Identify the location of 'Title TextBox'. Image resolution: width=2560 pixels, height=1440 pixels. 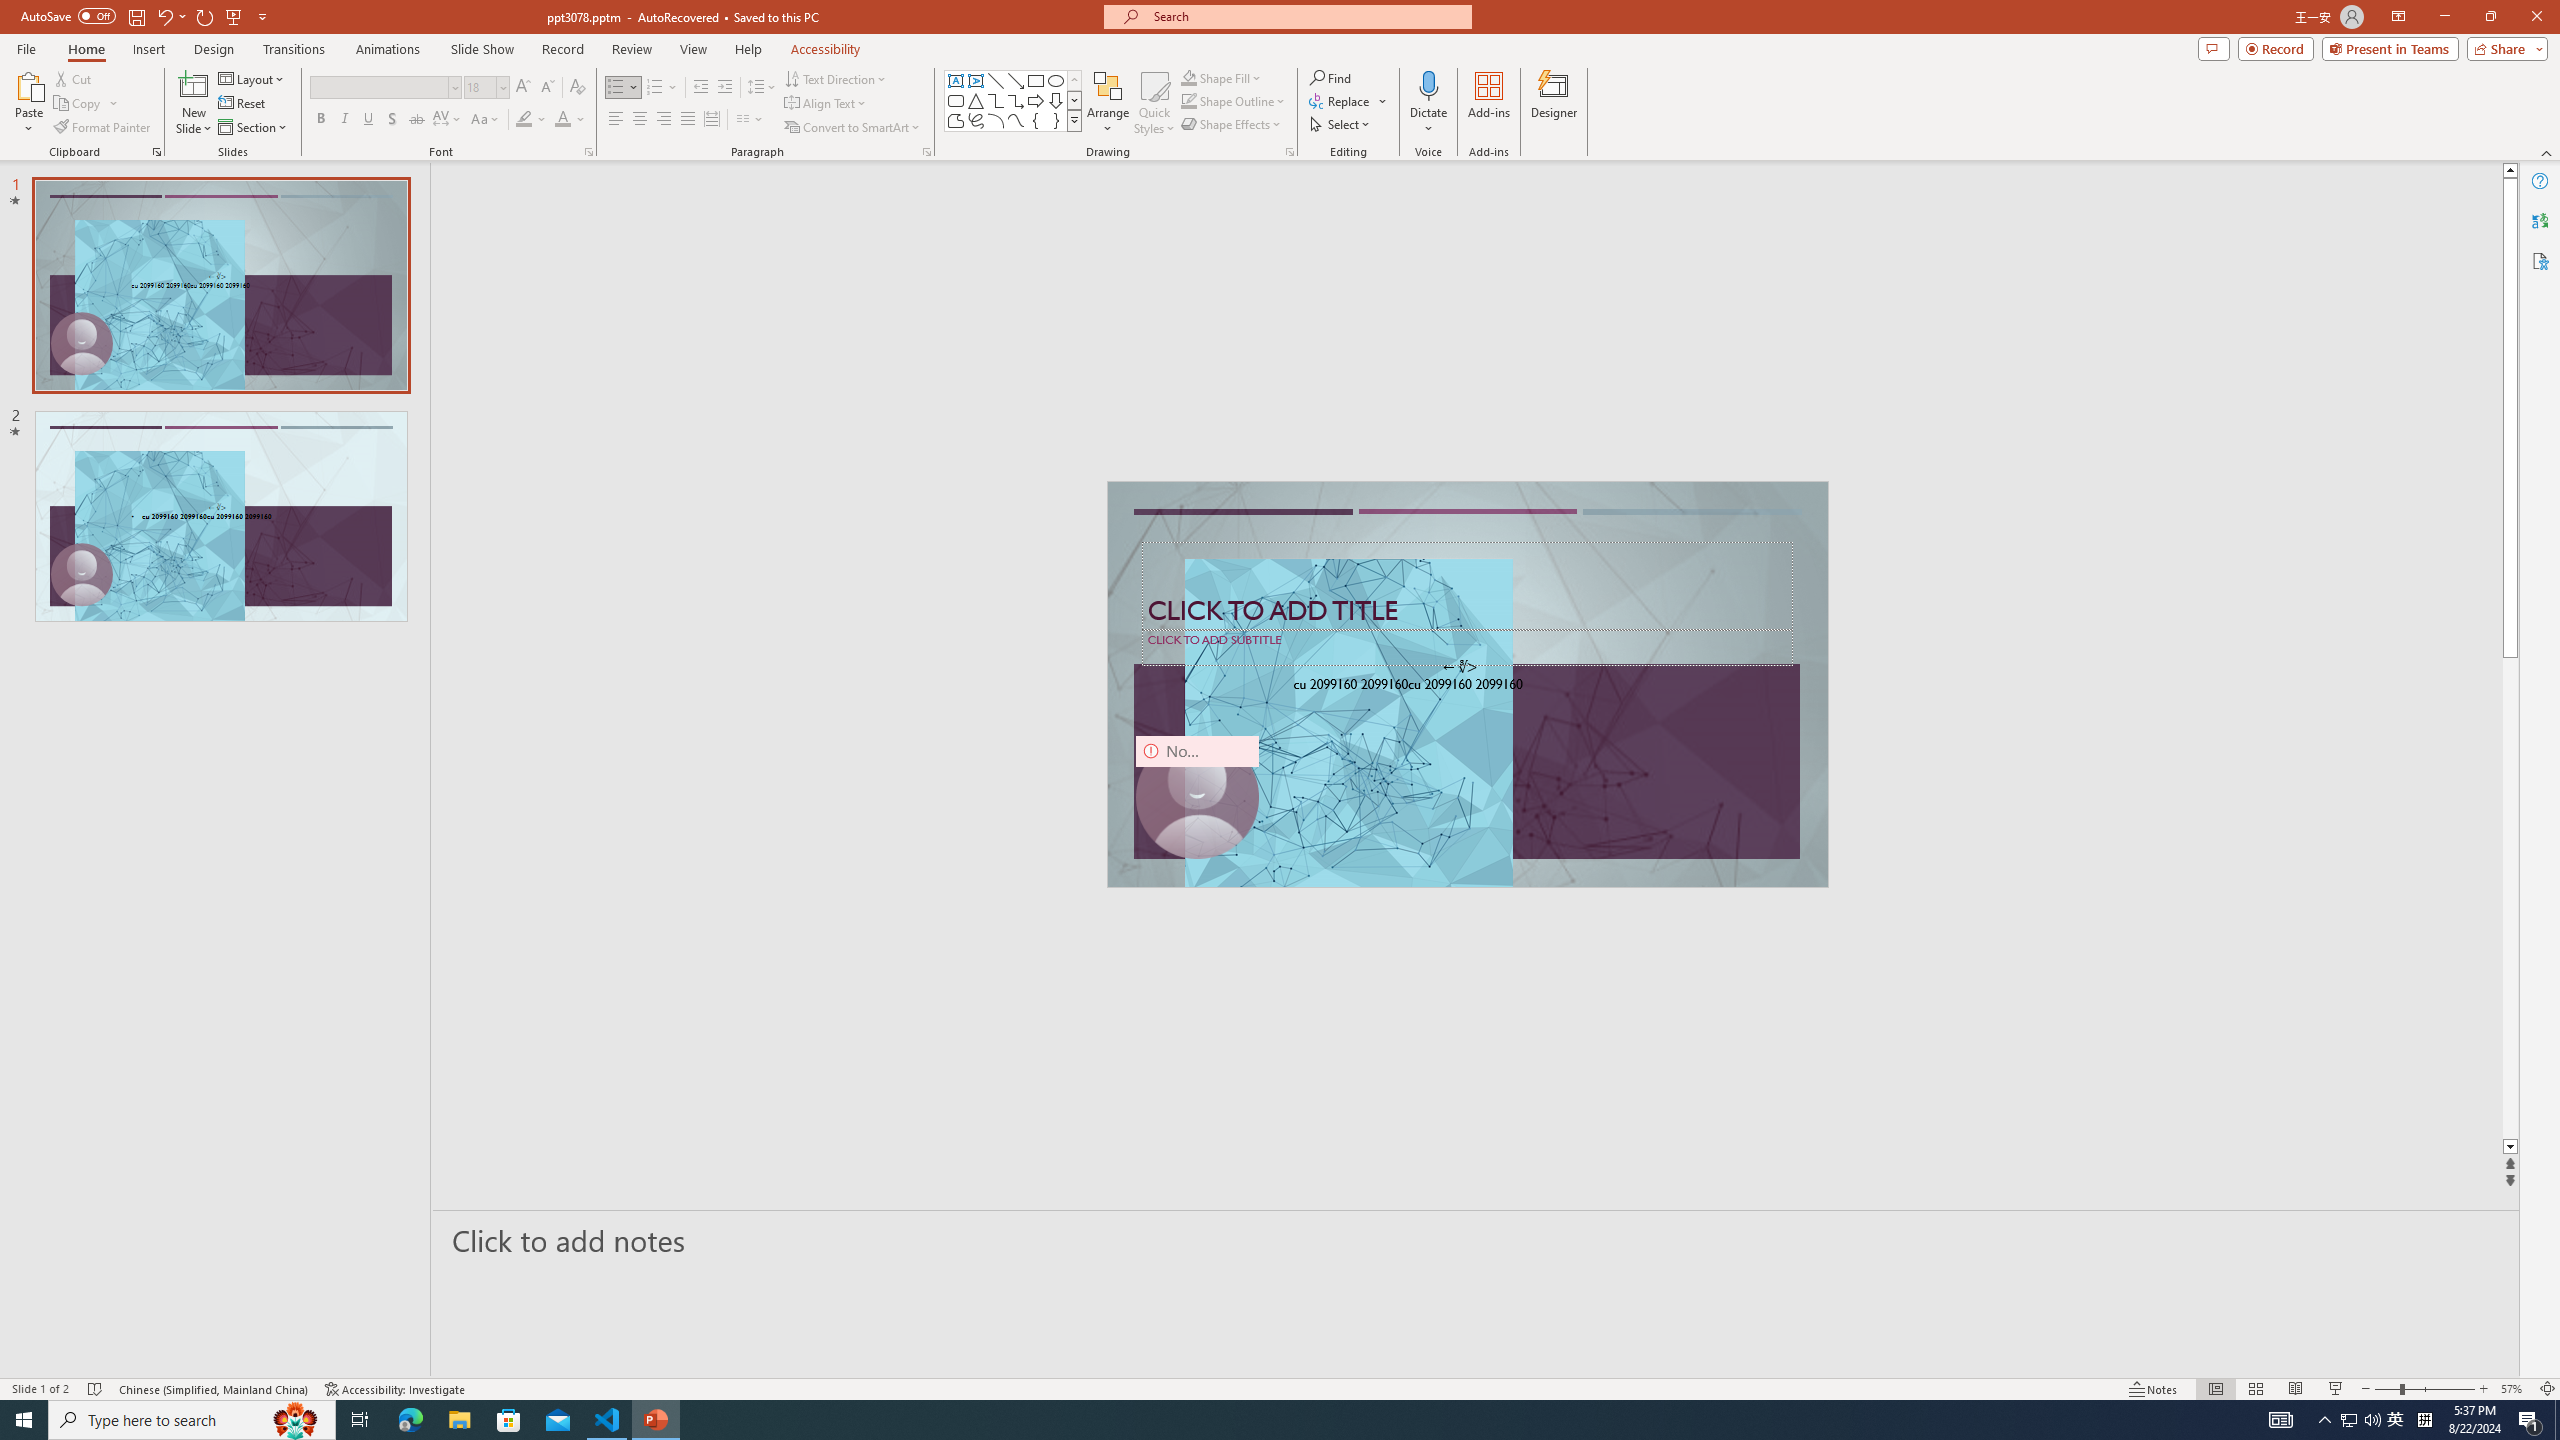
(1466, 585).